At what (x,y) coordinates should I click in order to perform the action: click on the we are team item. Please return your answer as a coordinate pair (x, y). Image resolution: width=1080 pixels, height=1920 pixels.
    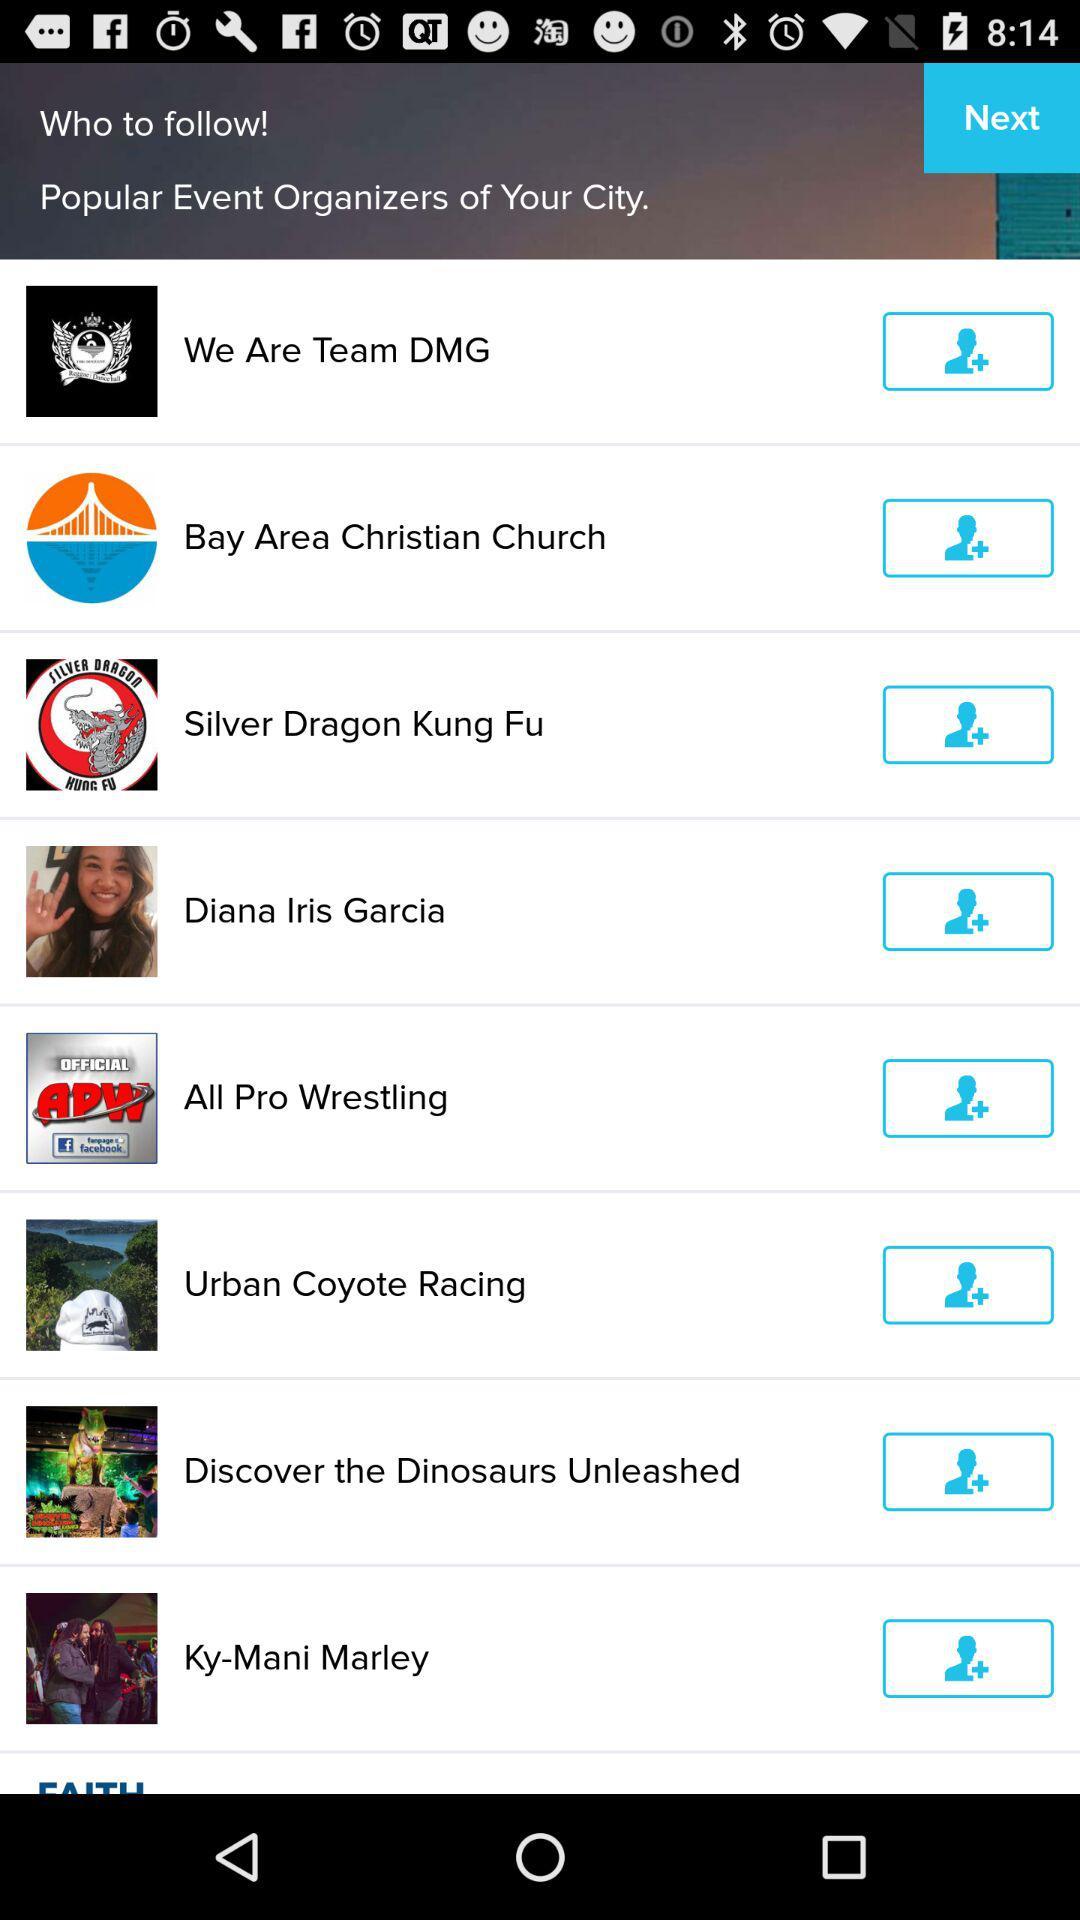
    Looking at the image, I should click on (519, 350).